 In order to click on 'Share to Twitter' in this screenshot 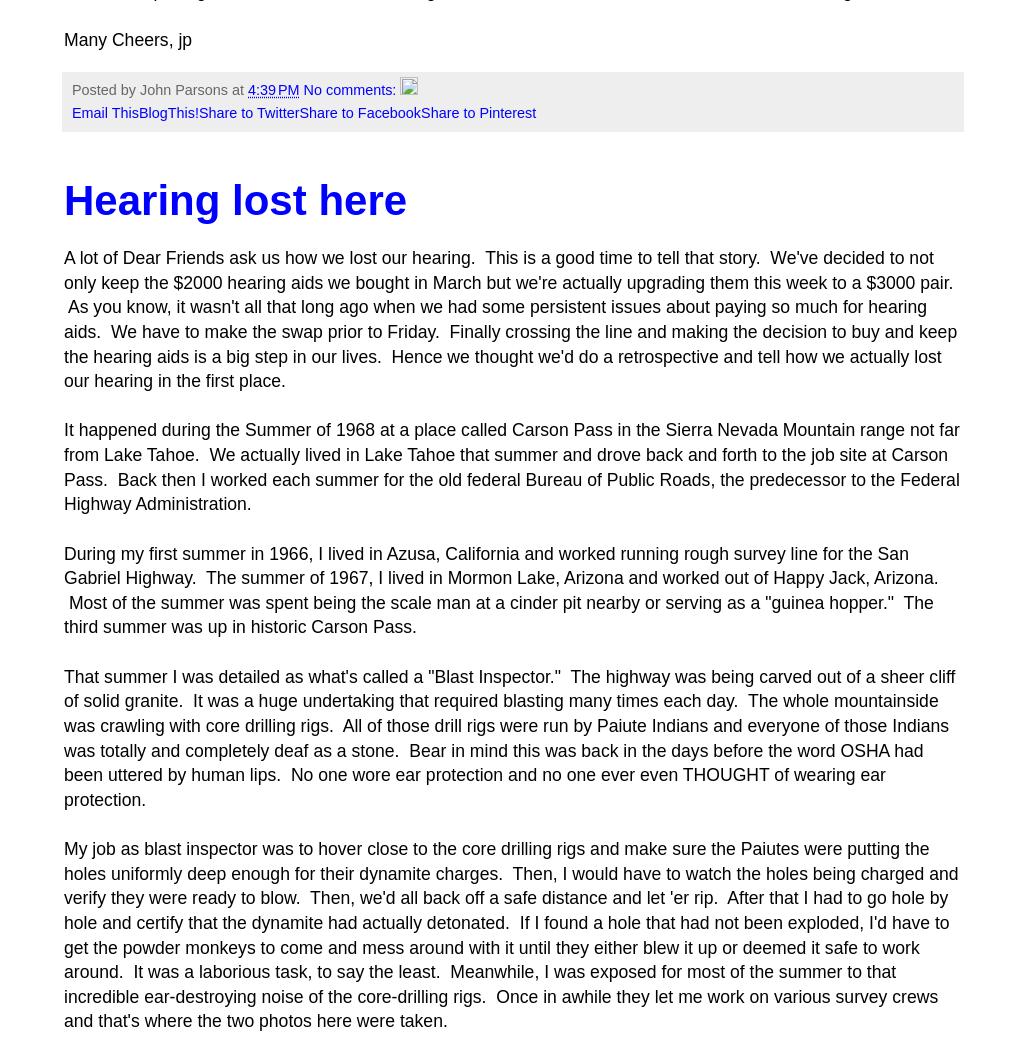, I will do `click(198, 112)`.